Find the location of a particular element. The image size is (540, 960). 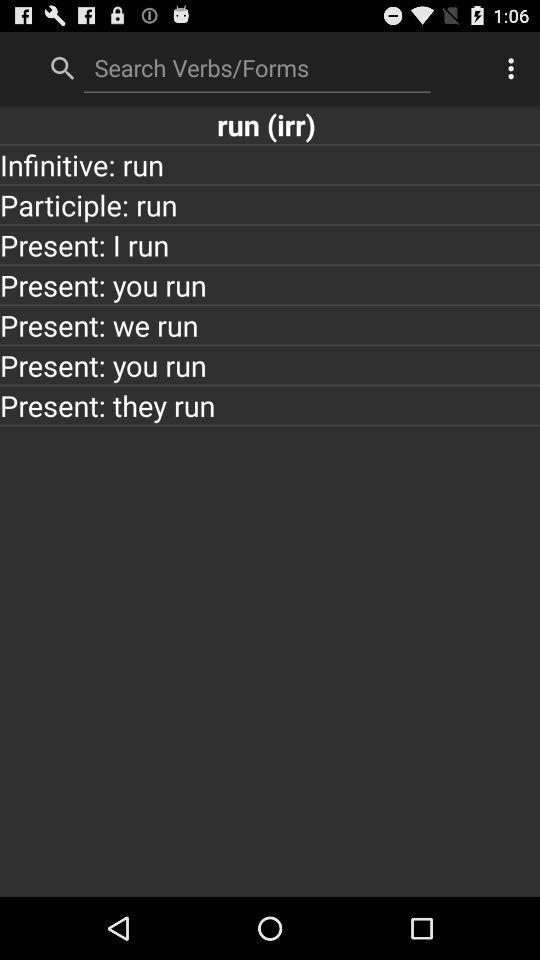

app below infinitive: run item is located at coordinates (270, 204).